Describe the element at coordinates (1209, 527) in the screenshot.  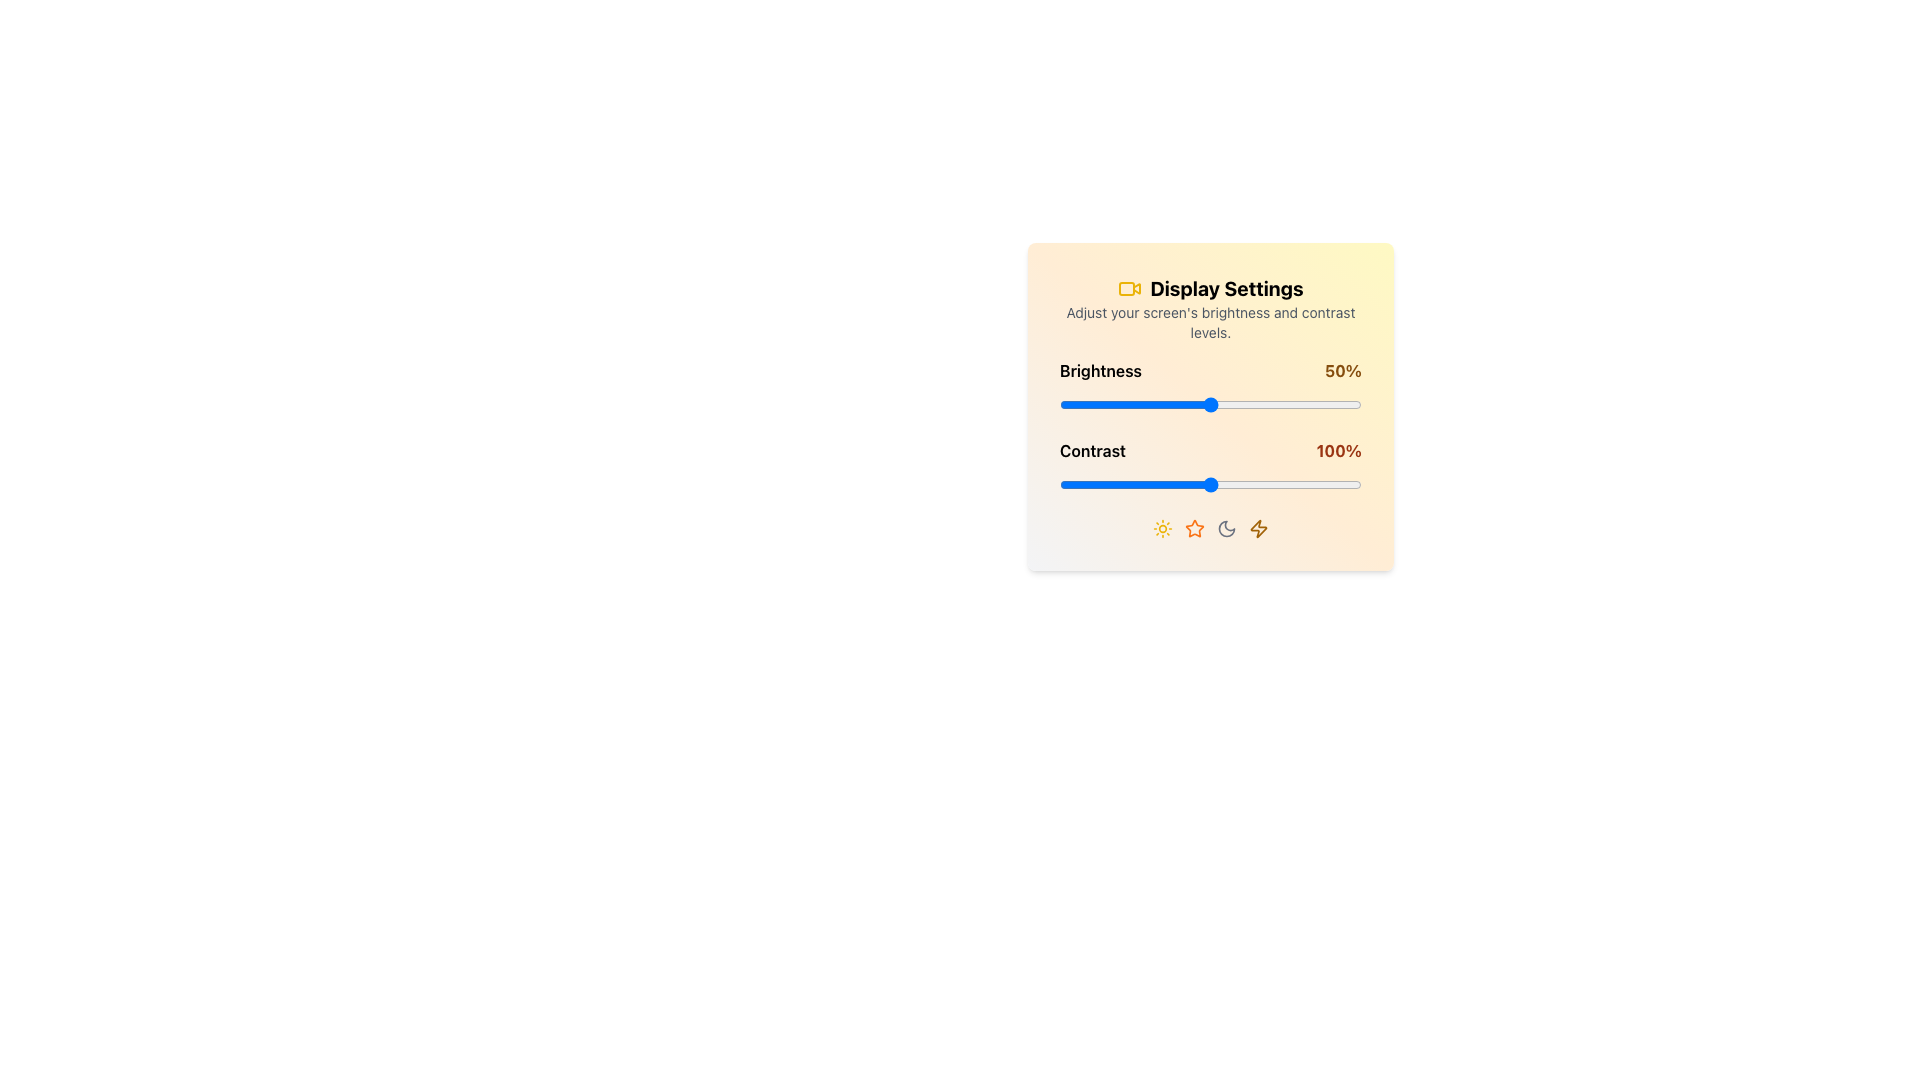
I see `the Icon Group located at the bottom of the card UI, which contains various symbolic icons for different modes or themes` at that location.